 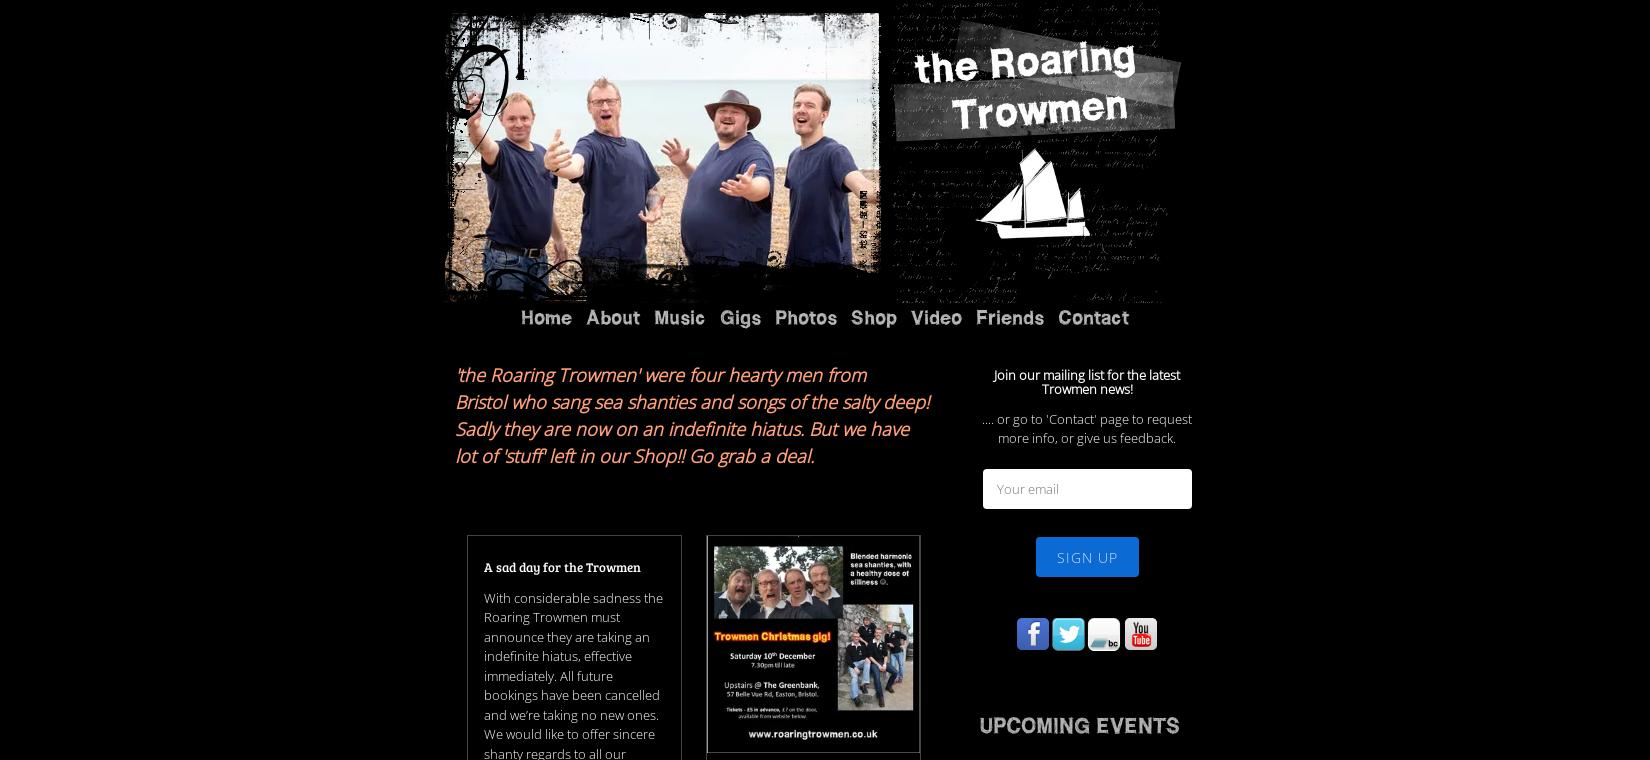 What do you see at coordinates (571, 436) in the screenshot?
I see `'With considerable sadness the Roaring Trowmen must announce they are taking an indefinite hiatus, effective immediately. All future bookings have been cancelled and we’re taking no new ones. We would like to offer sincere shanty regards to all our national…'` at bounding box center [571, 436].